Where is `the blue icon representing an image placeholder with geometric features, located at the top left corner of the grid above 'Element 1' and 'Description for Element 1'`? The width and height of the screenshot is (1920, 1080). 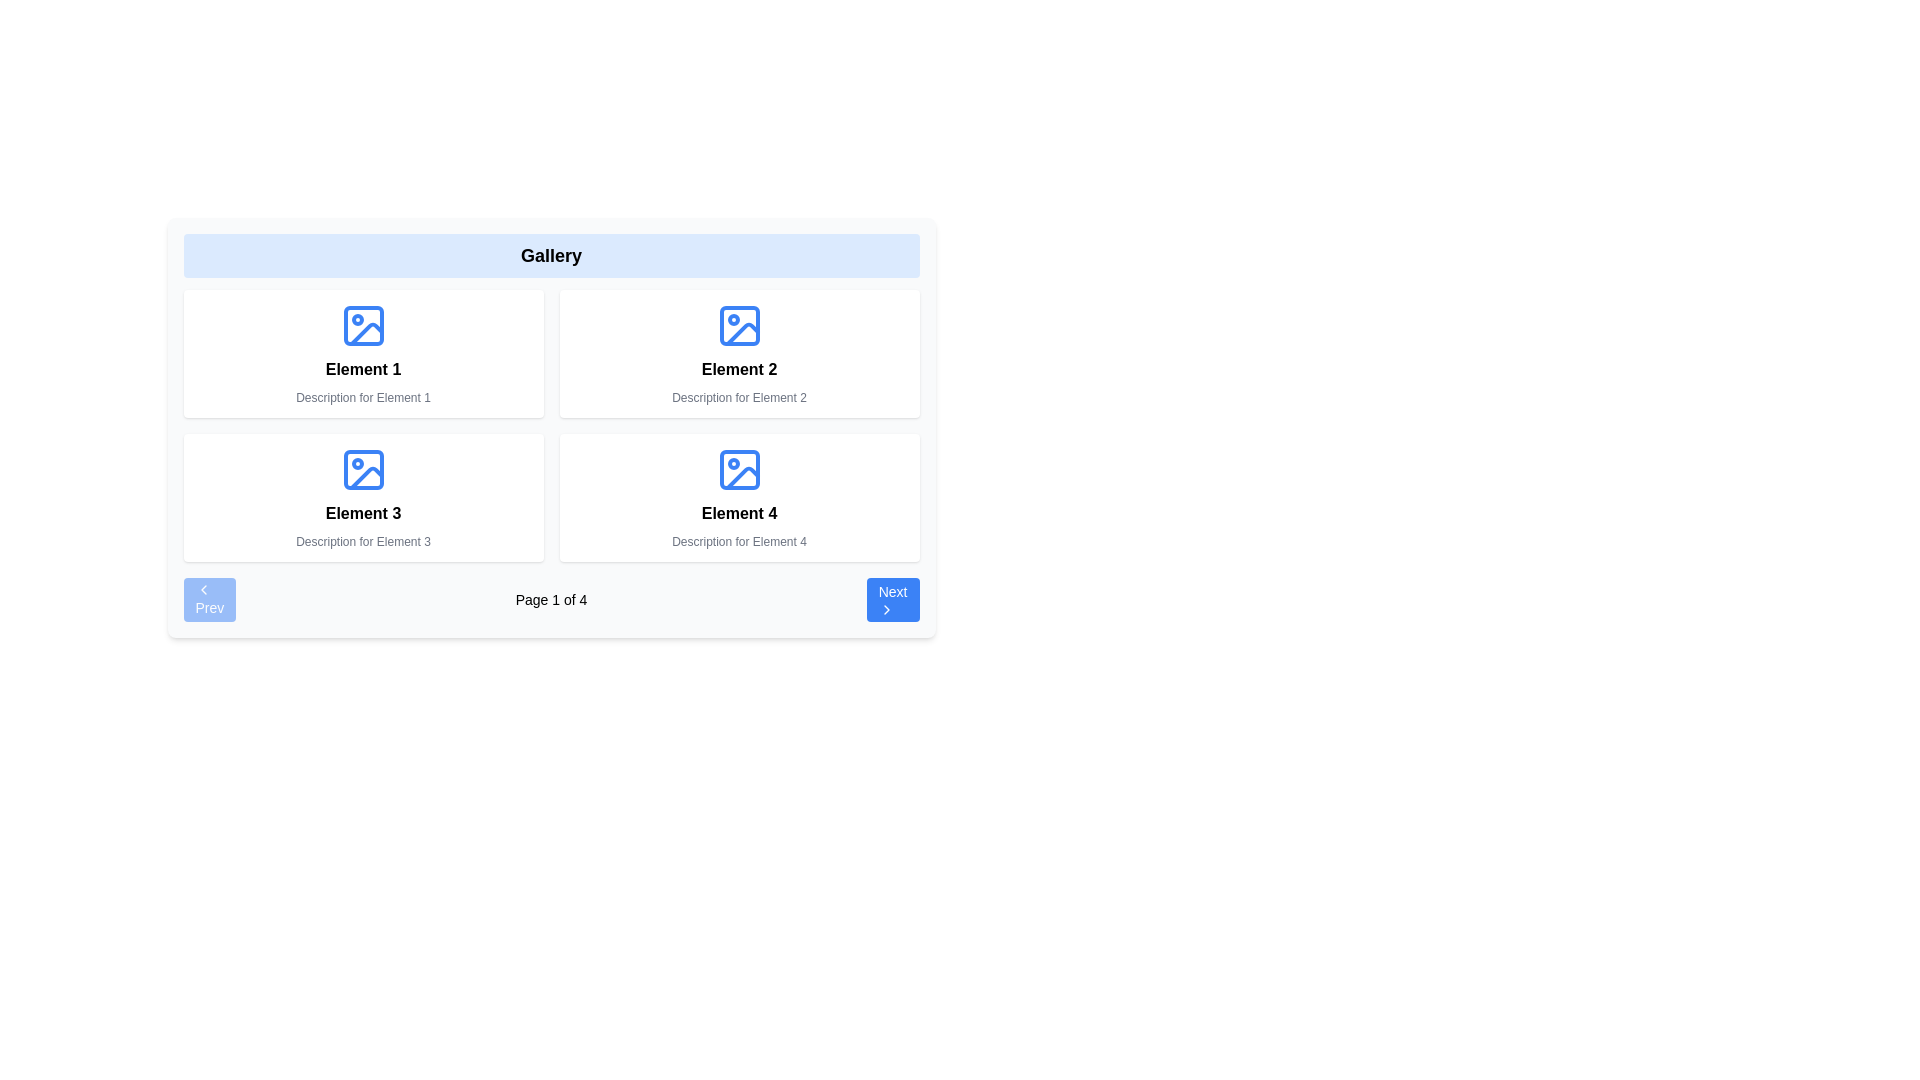 the blue icon representing an image placeholder with geometric features, located at the top left corner of the grid above 'Element 1' and 'Description for Element 1' is located at coordinates (363, 325).